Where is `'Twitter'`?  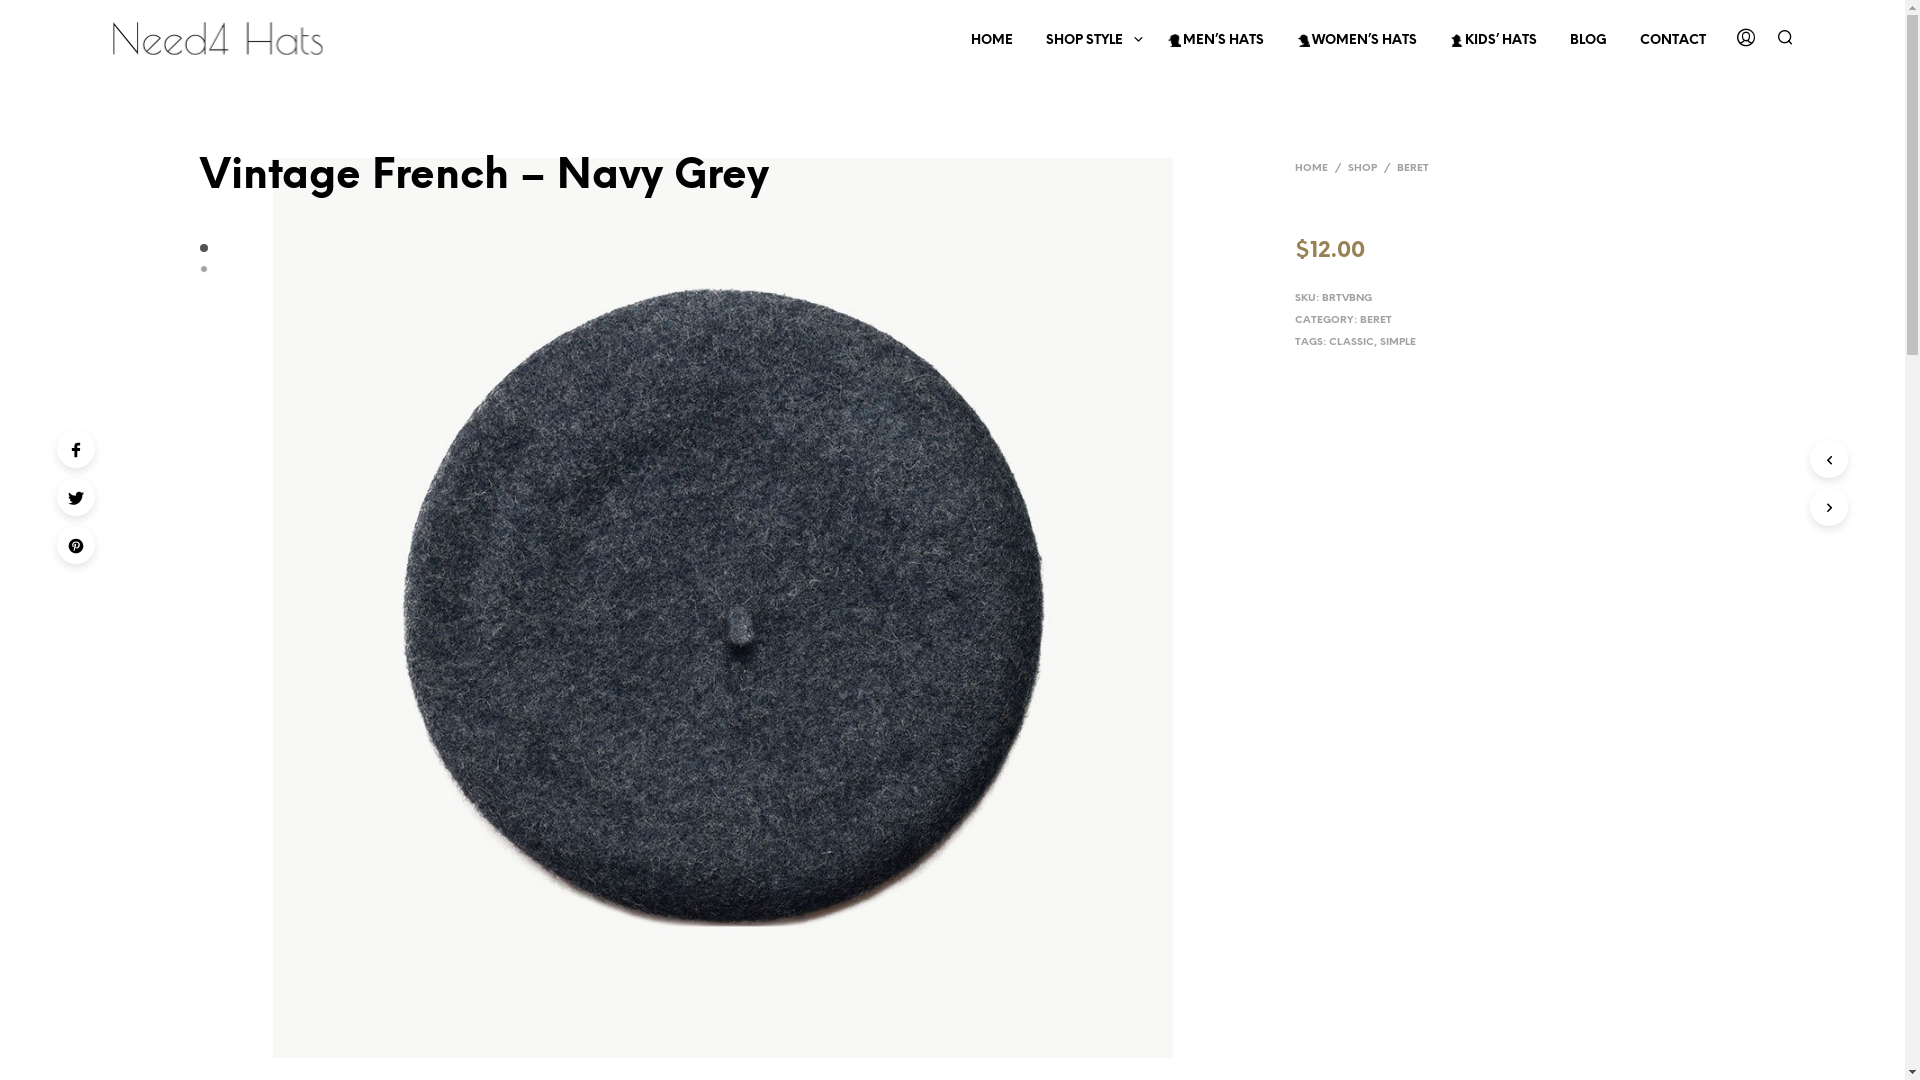 'Twitter' is located at coordinates (76, 496).